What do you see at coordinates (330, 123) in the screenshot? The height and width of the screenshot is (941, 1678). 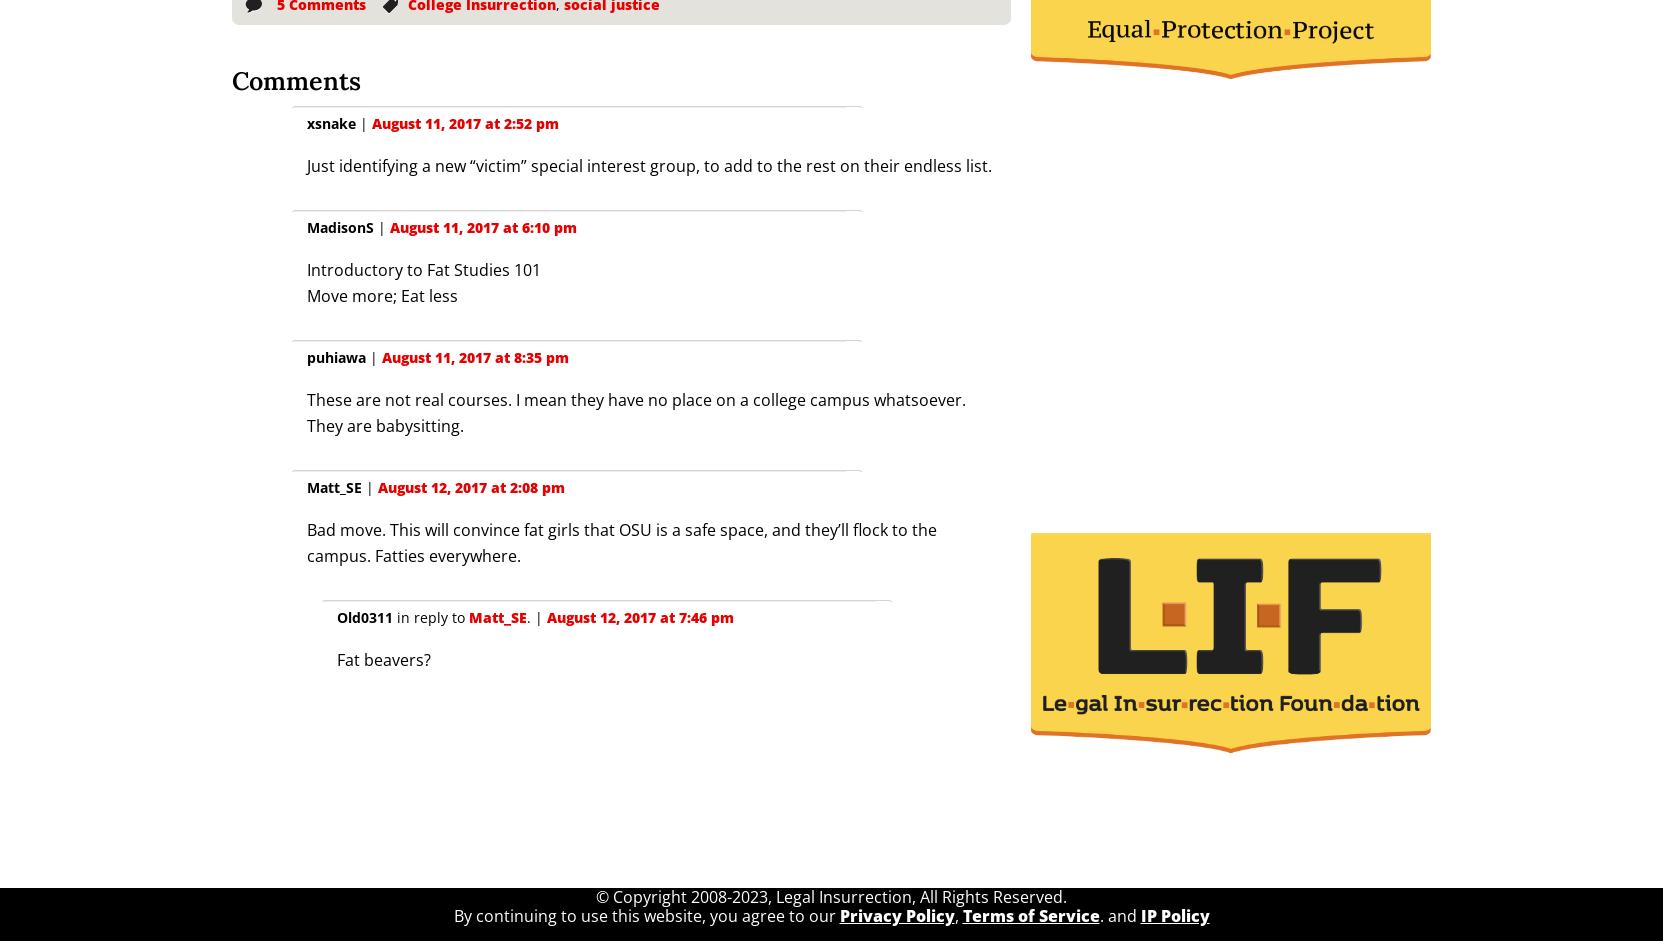 I see `'xsnake'` at bounding box center [330, 123].